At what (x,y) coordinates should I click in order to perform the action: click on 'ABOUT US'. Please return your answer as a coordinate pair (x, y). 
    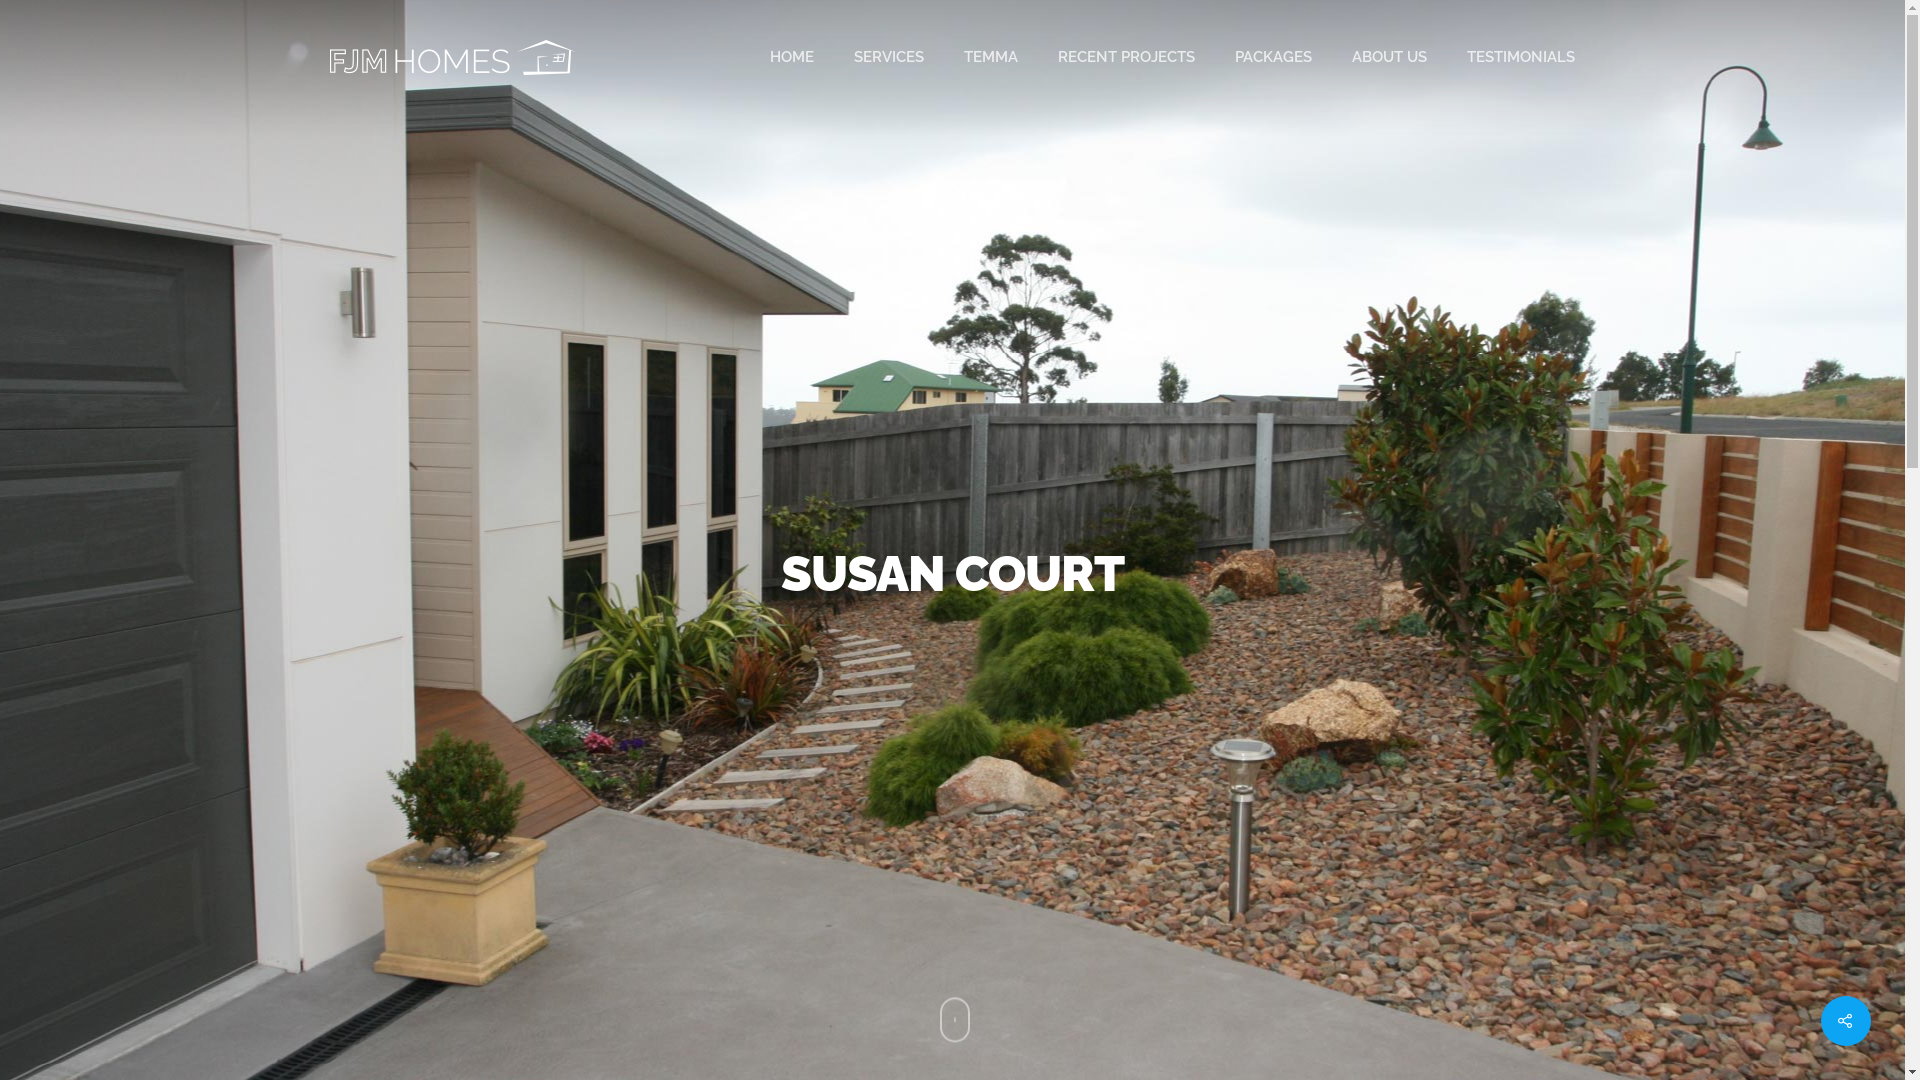
    Looking at the image, I should click on (1388, 56).